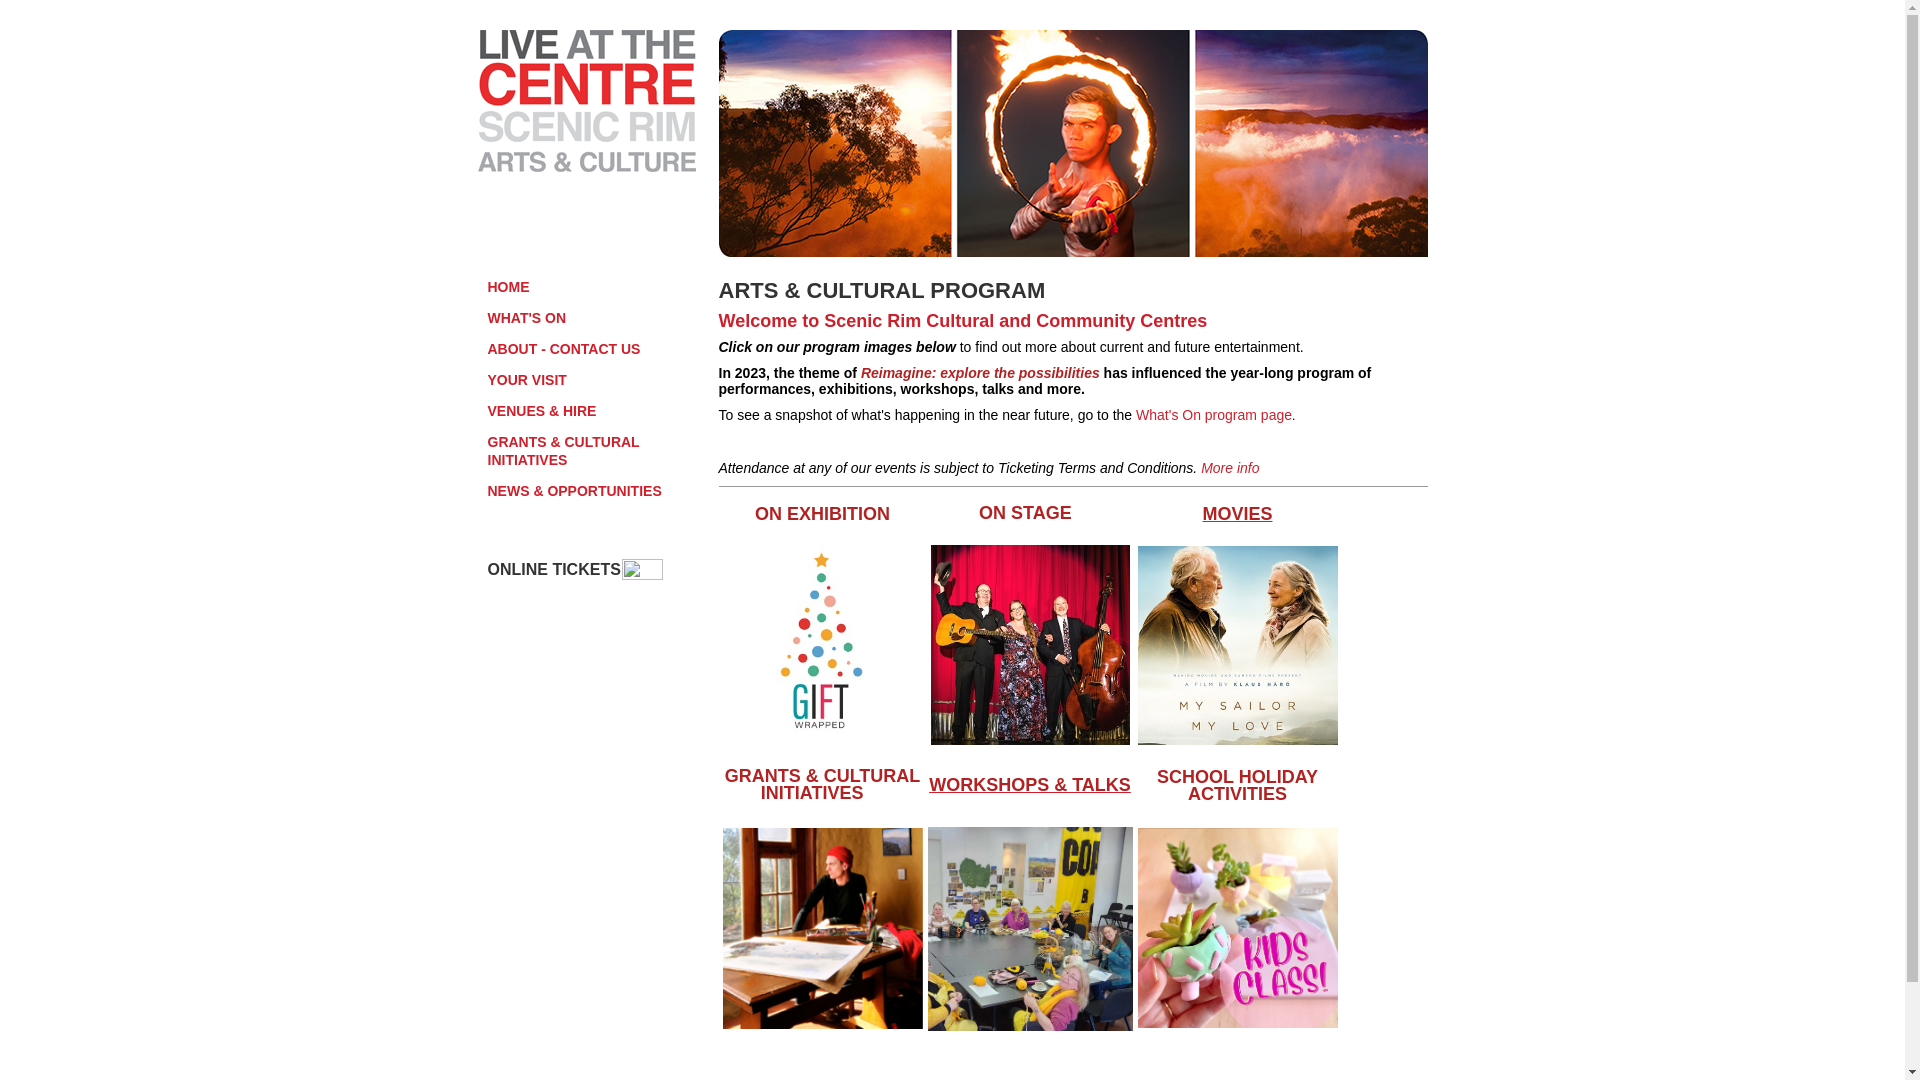 This screenshot has height=1080, width=1920. I want to click on 'ON EXHIBITION', so click(753, 515).